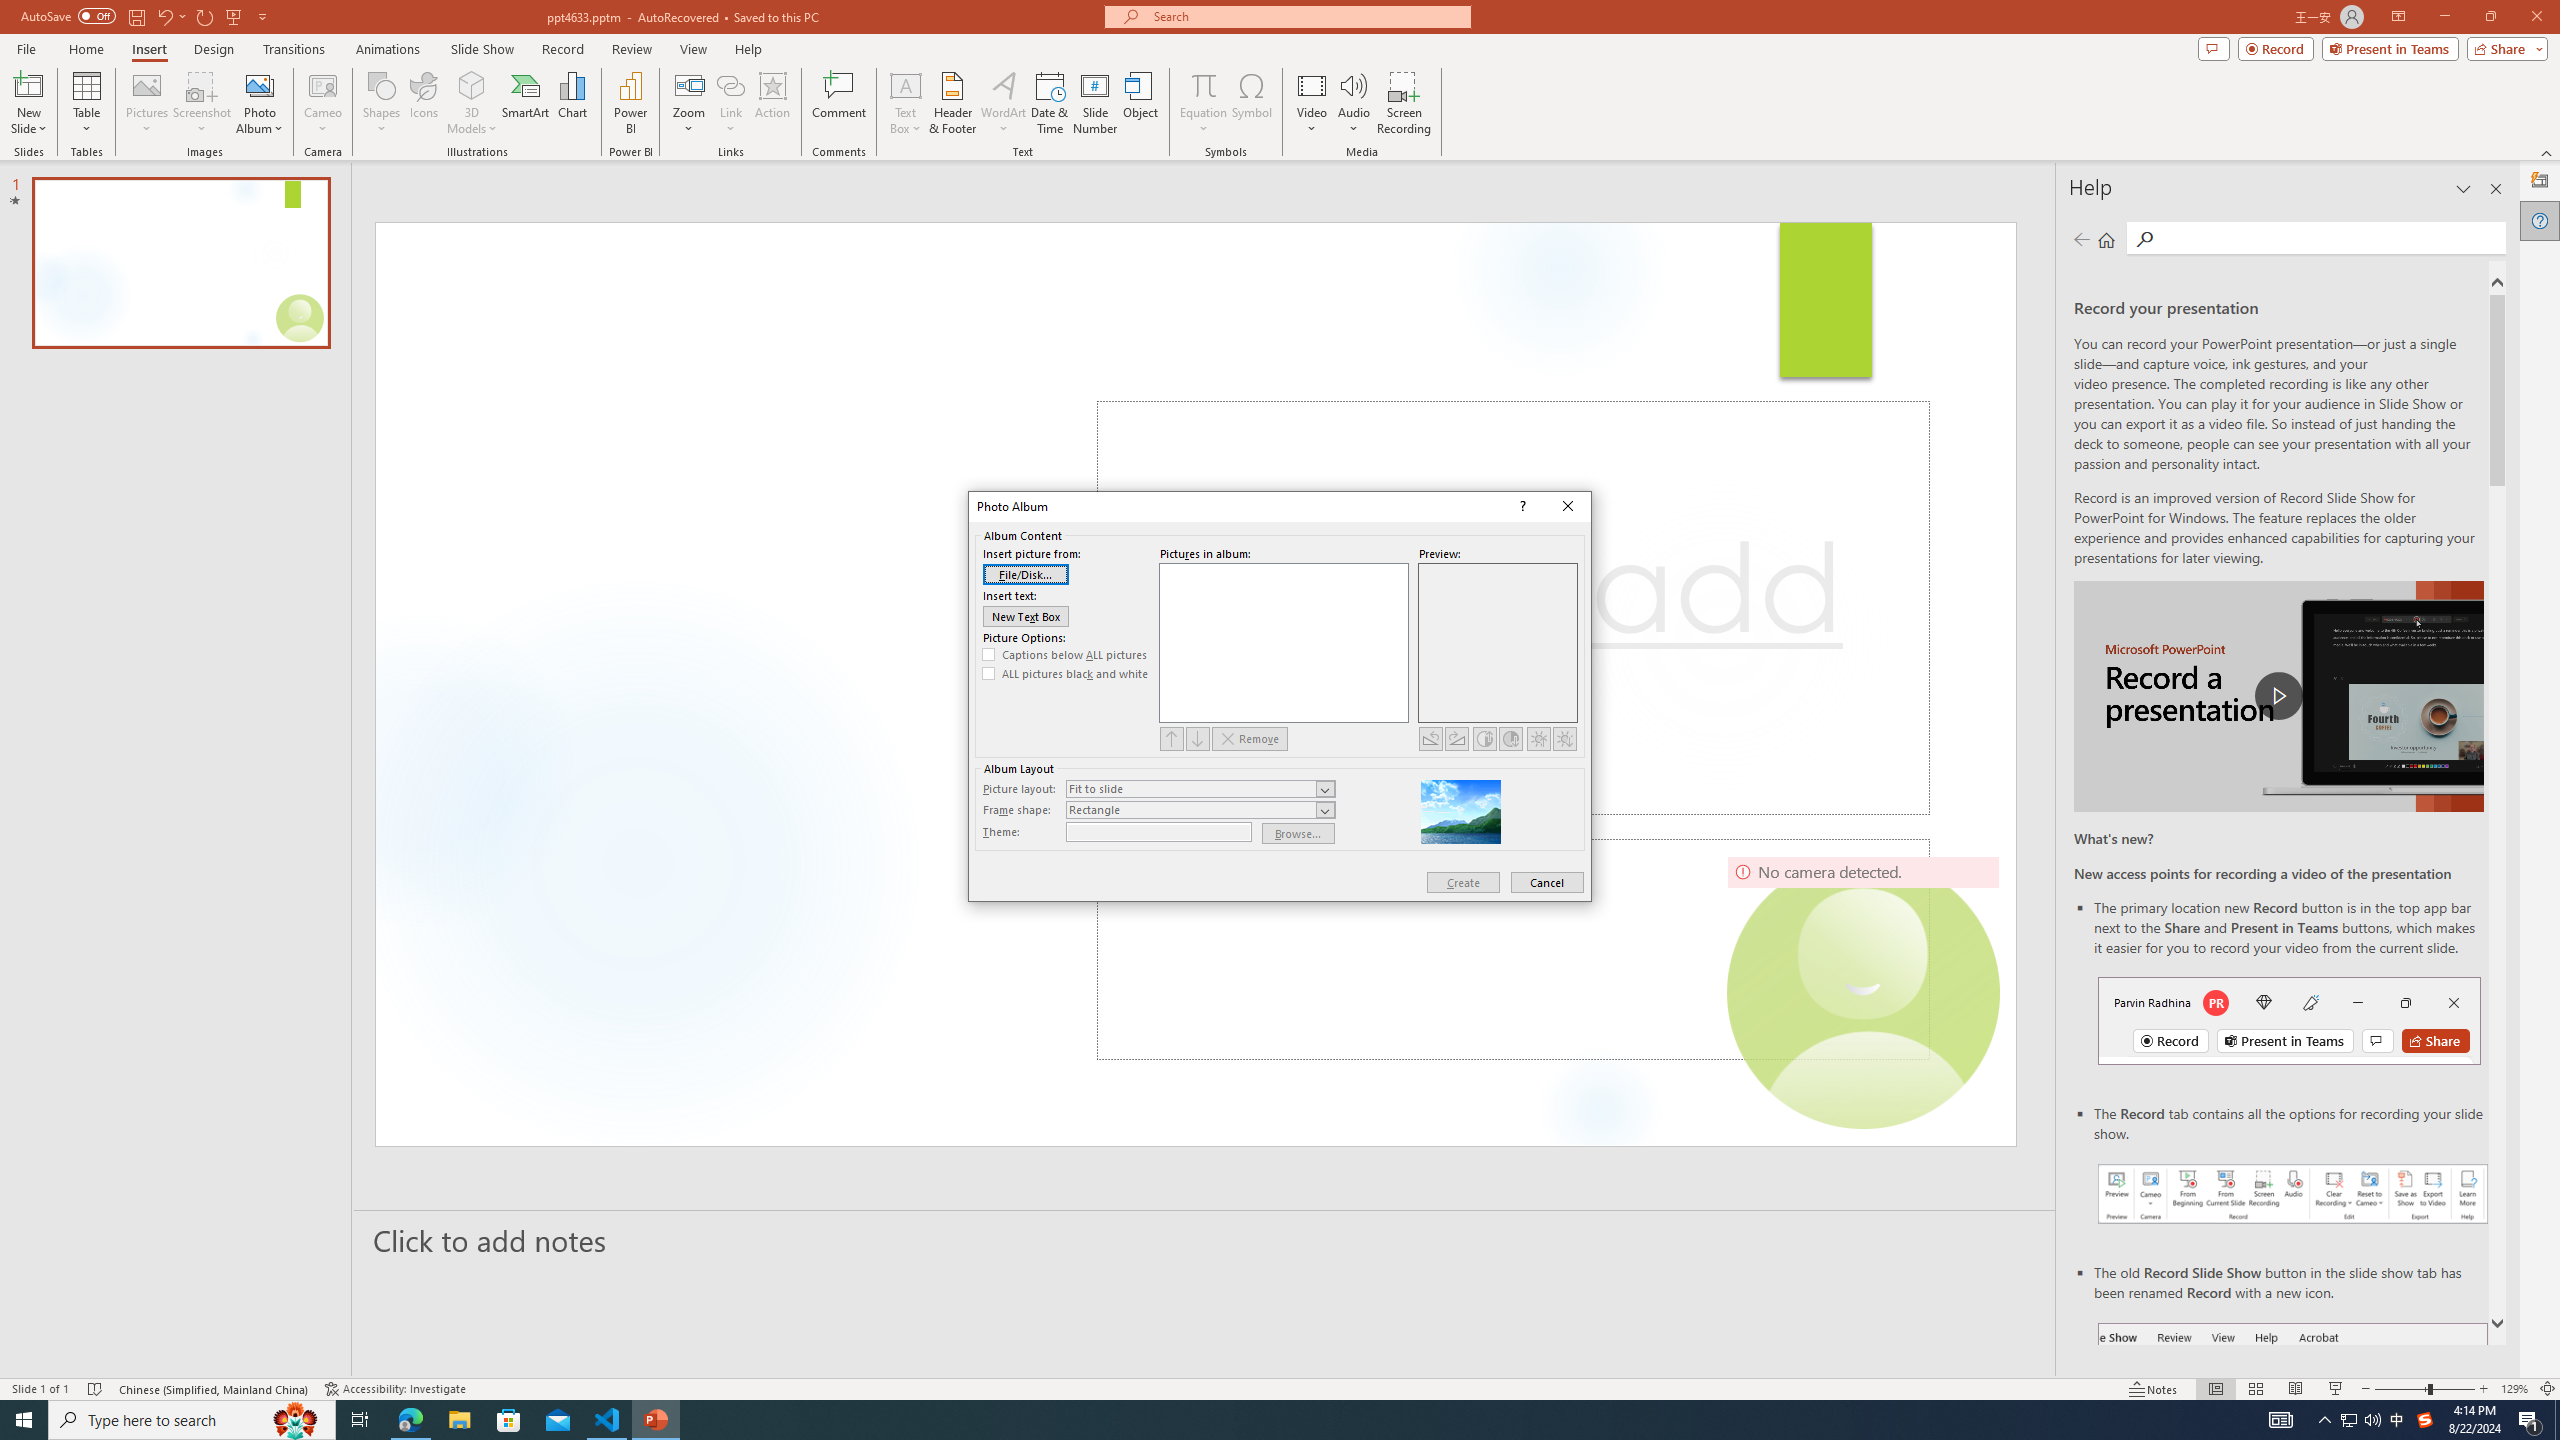 The width and height of the screenshot is (2560, 1440). I want to click on 'Object...', so click(1141, 103).